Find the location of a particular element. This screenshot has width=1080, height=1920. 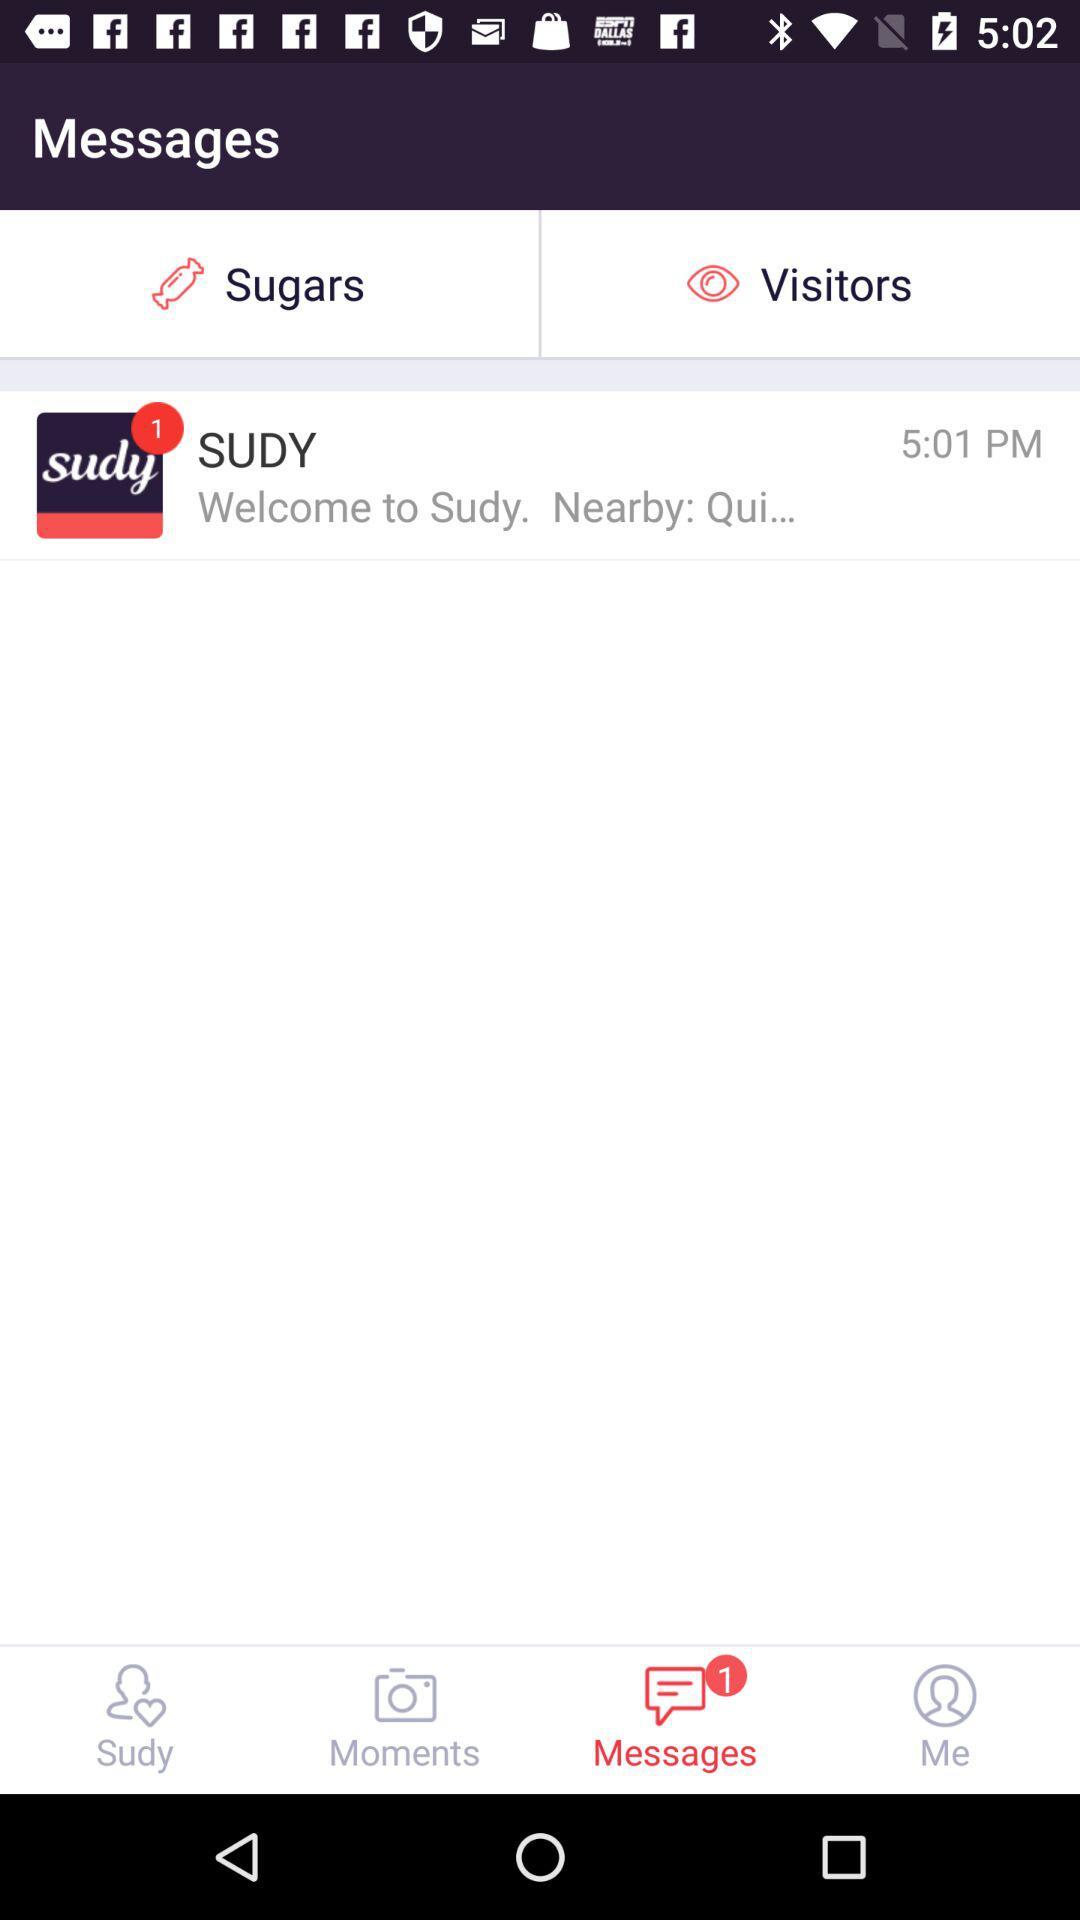

icon to the left of sudy icon is located at coordinates (99, 474).